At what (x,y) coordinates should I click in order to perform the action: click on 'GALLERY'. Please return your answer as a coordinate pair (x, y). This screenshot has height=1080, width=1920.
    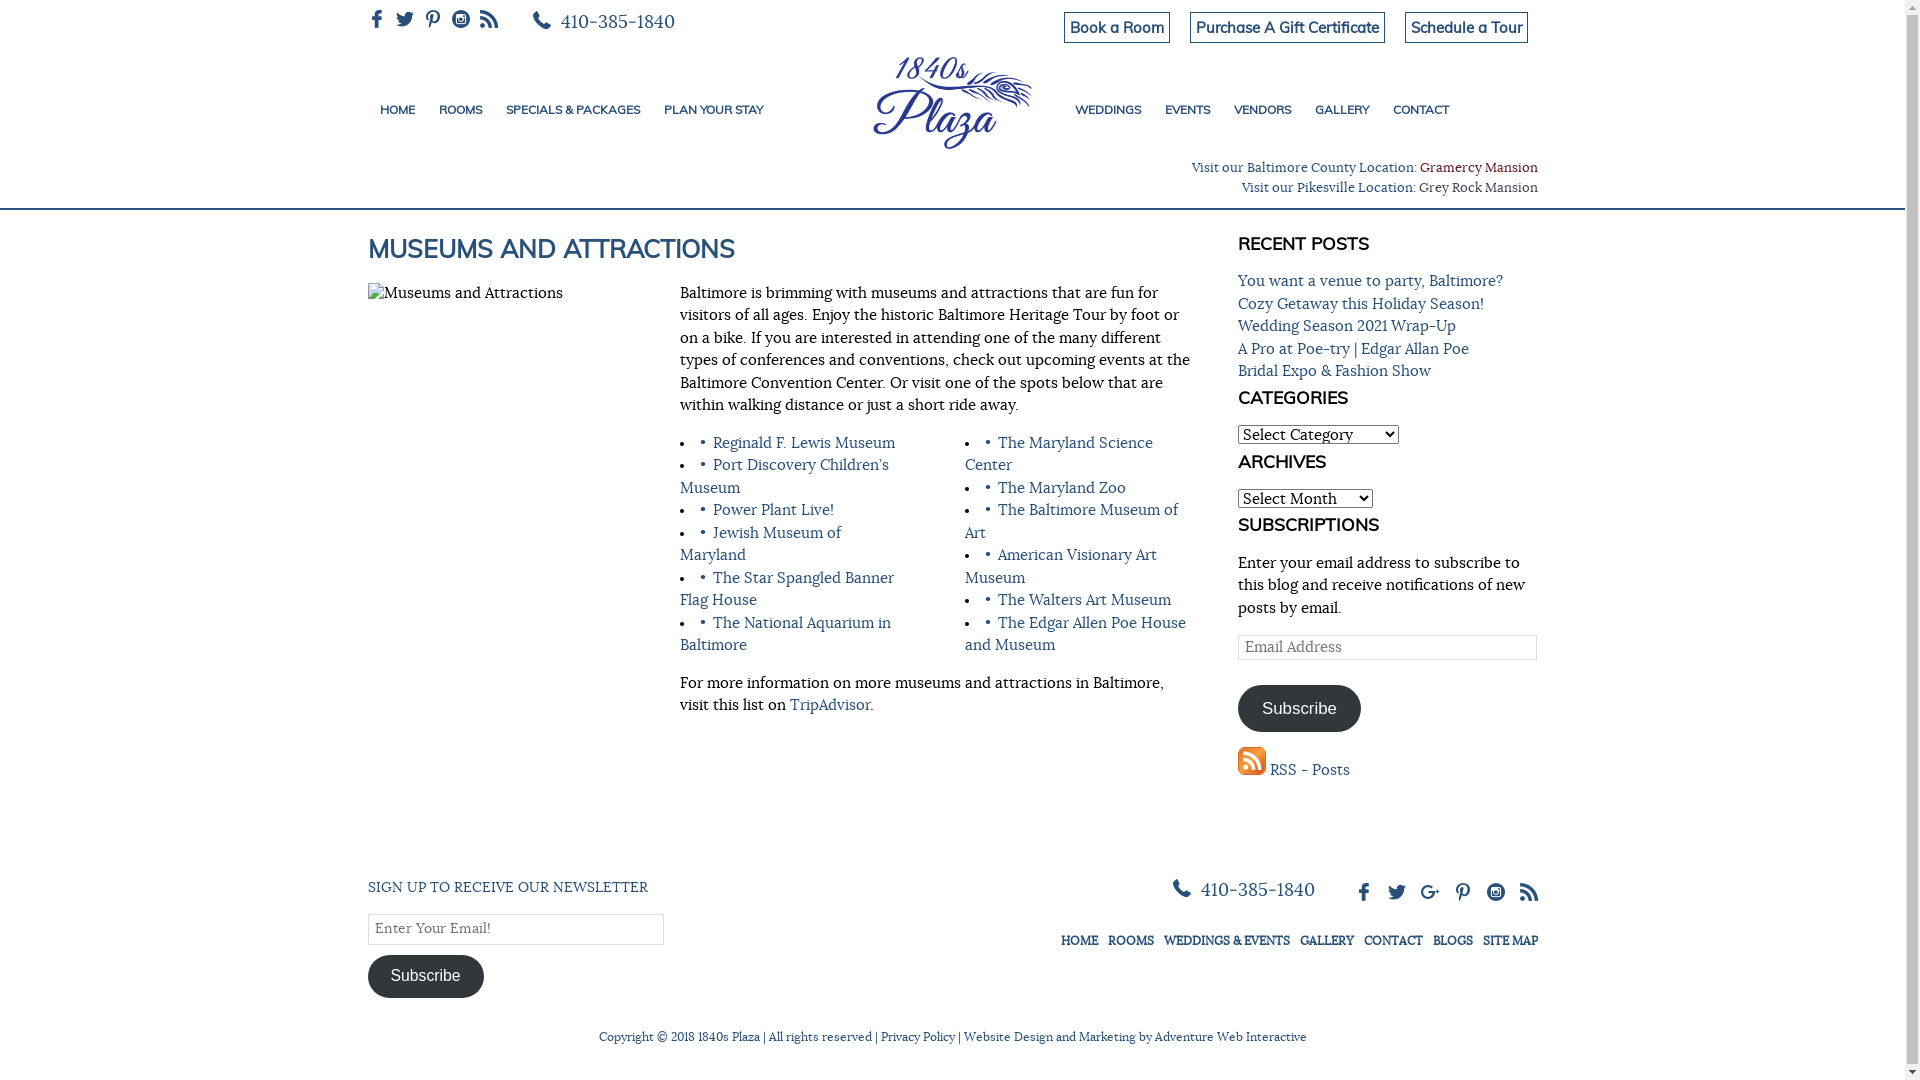
    Looking at the image, I should click on (1340, 110).